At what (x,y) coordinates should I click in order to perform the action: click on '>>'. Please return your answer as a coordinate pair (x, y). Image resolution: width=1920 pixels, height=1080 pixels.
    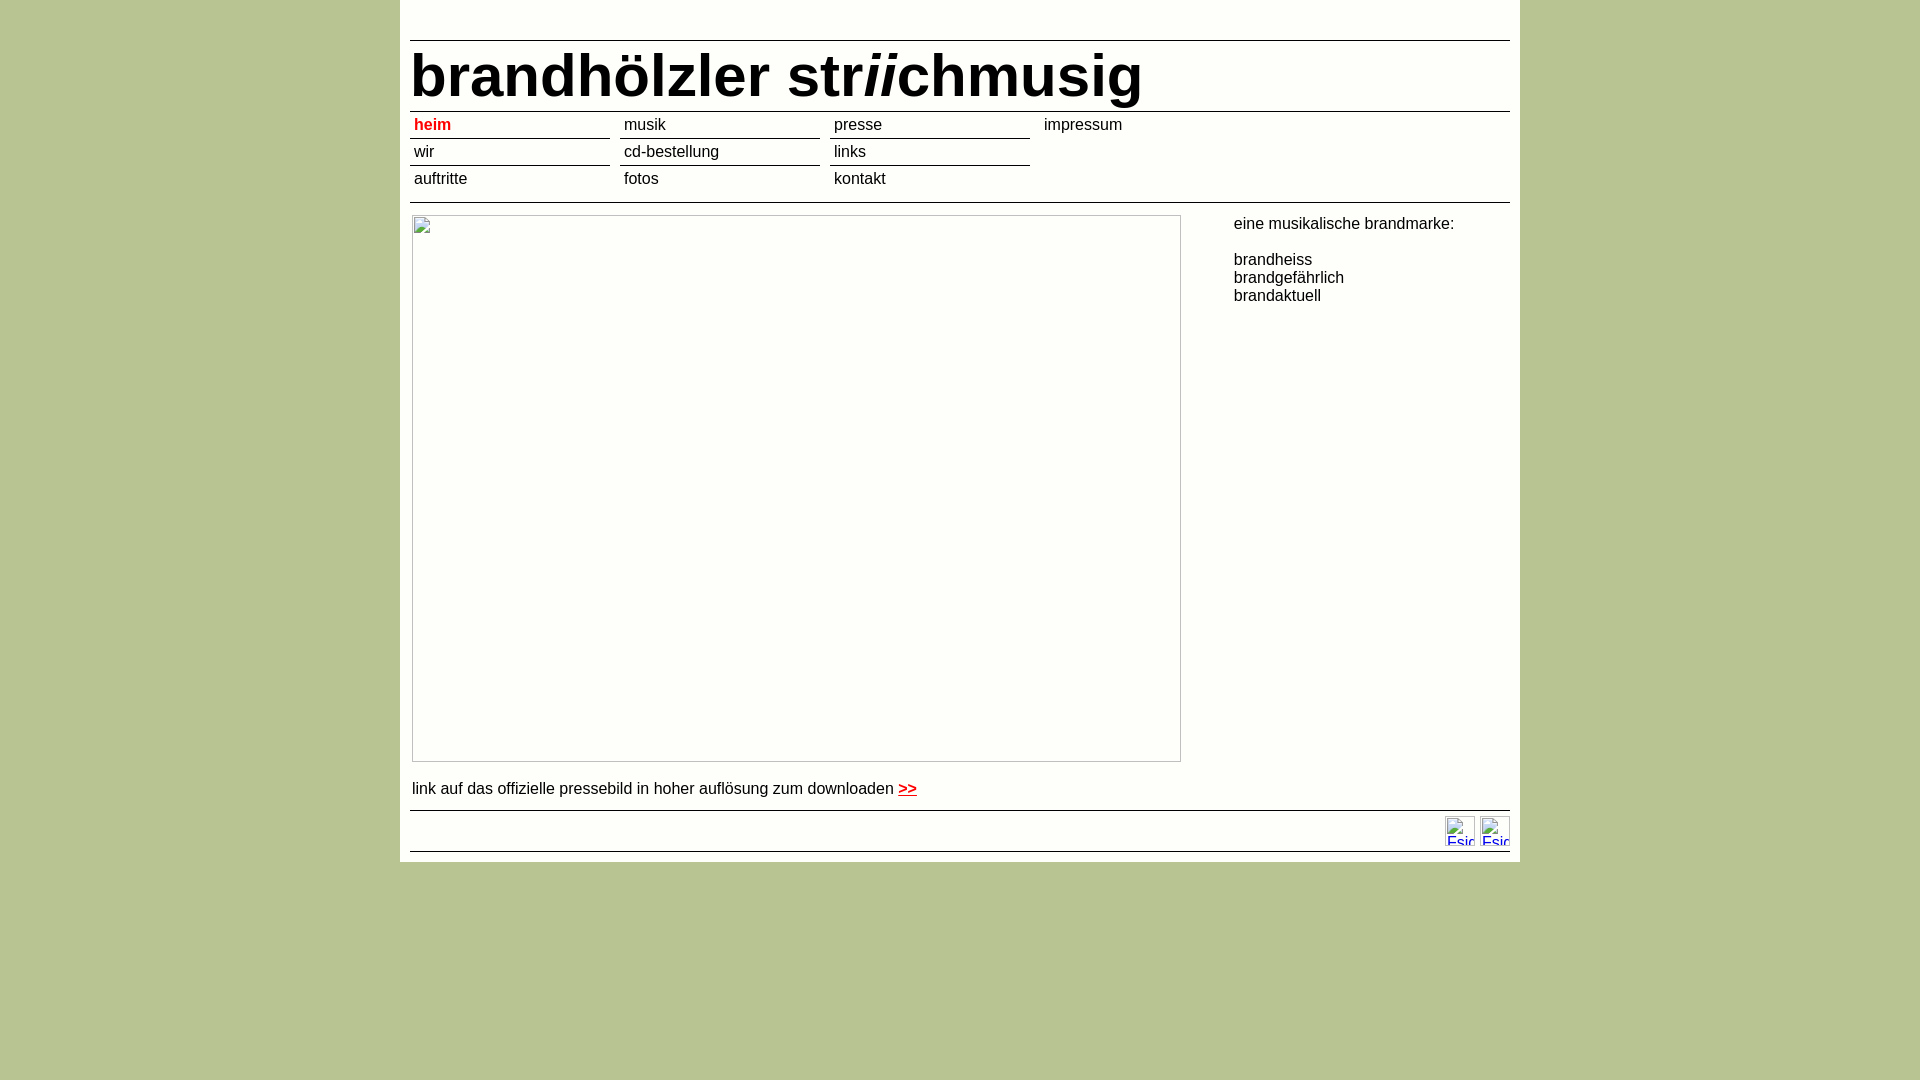
    Looking at the image, I should click on (906, 787).